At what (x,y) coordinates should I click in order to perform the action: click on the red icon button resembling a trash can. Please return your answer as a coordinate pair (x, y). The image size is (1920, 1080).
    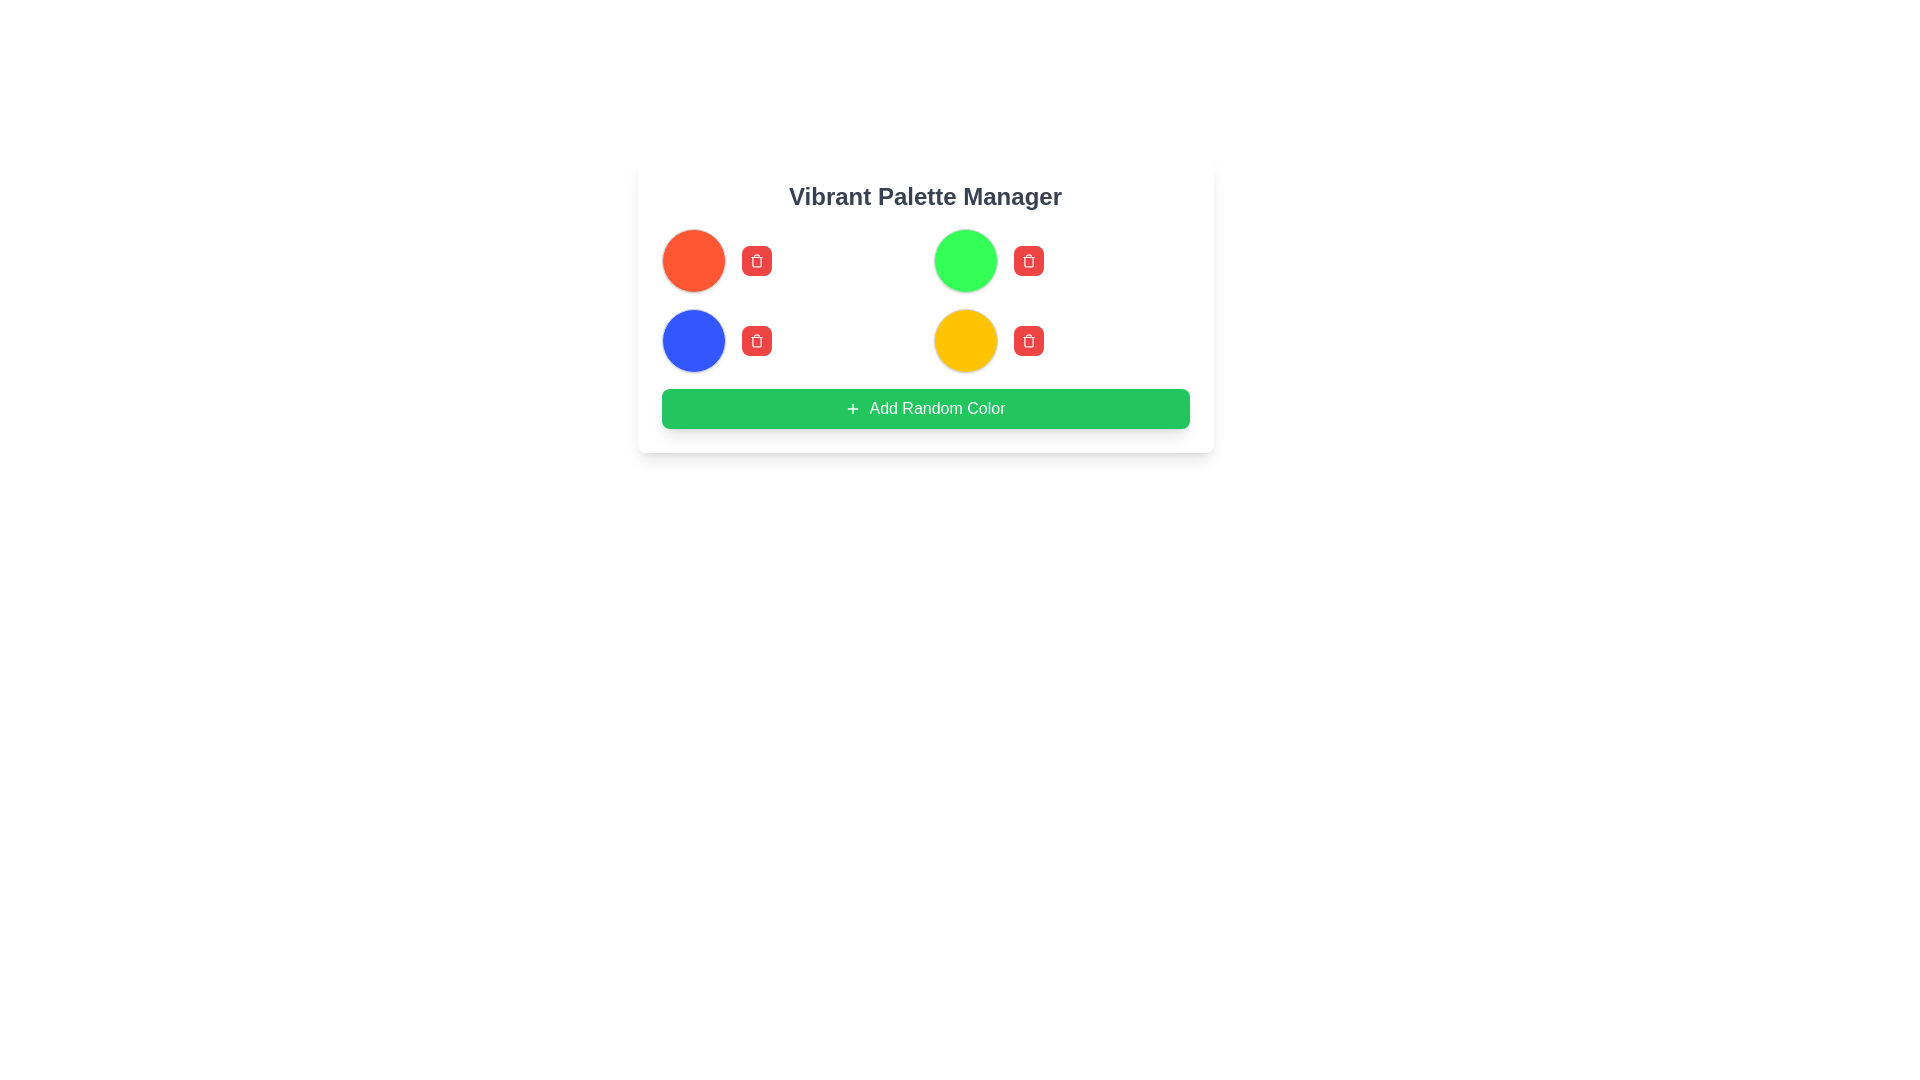
    Looking at the image, I should click on (755, 260).